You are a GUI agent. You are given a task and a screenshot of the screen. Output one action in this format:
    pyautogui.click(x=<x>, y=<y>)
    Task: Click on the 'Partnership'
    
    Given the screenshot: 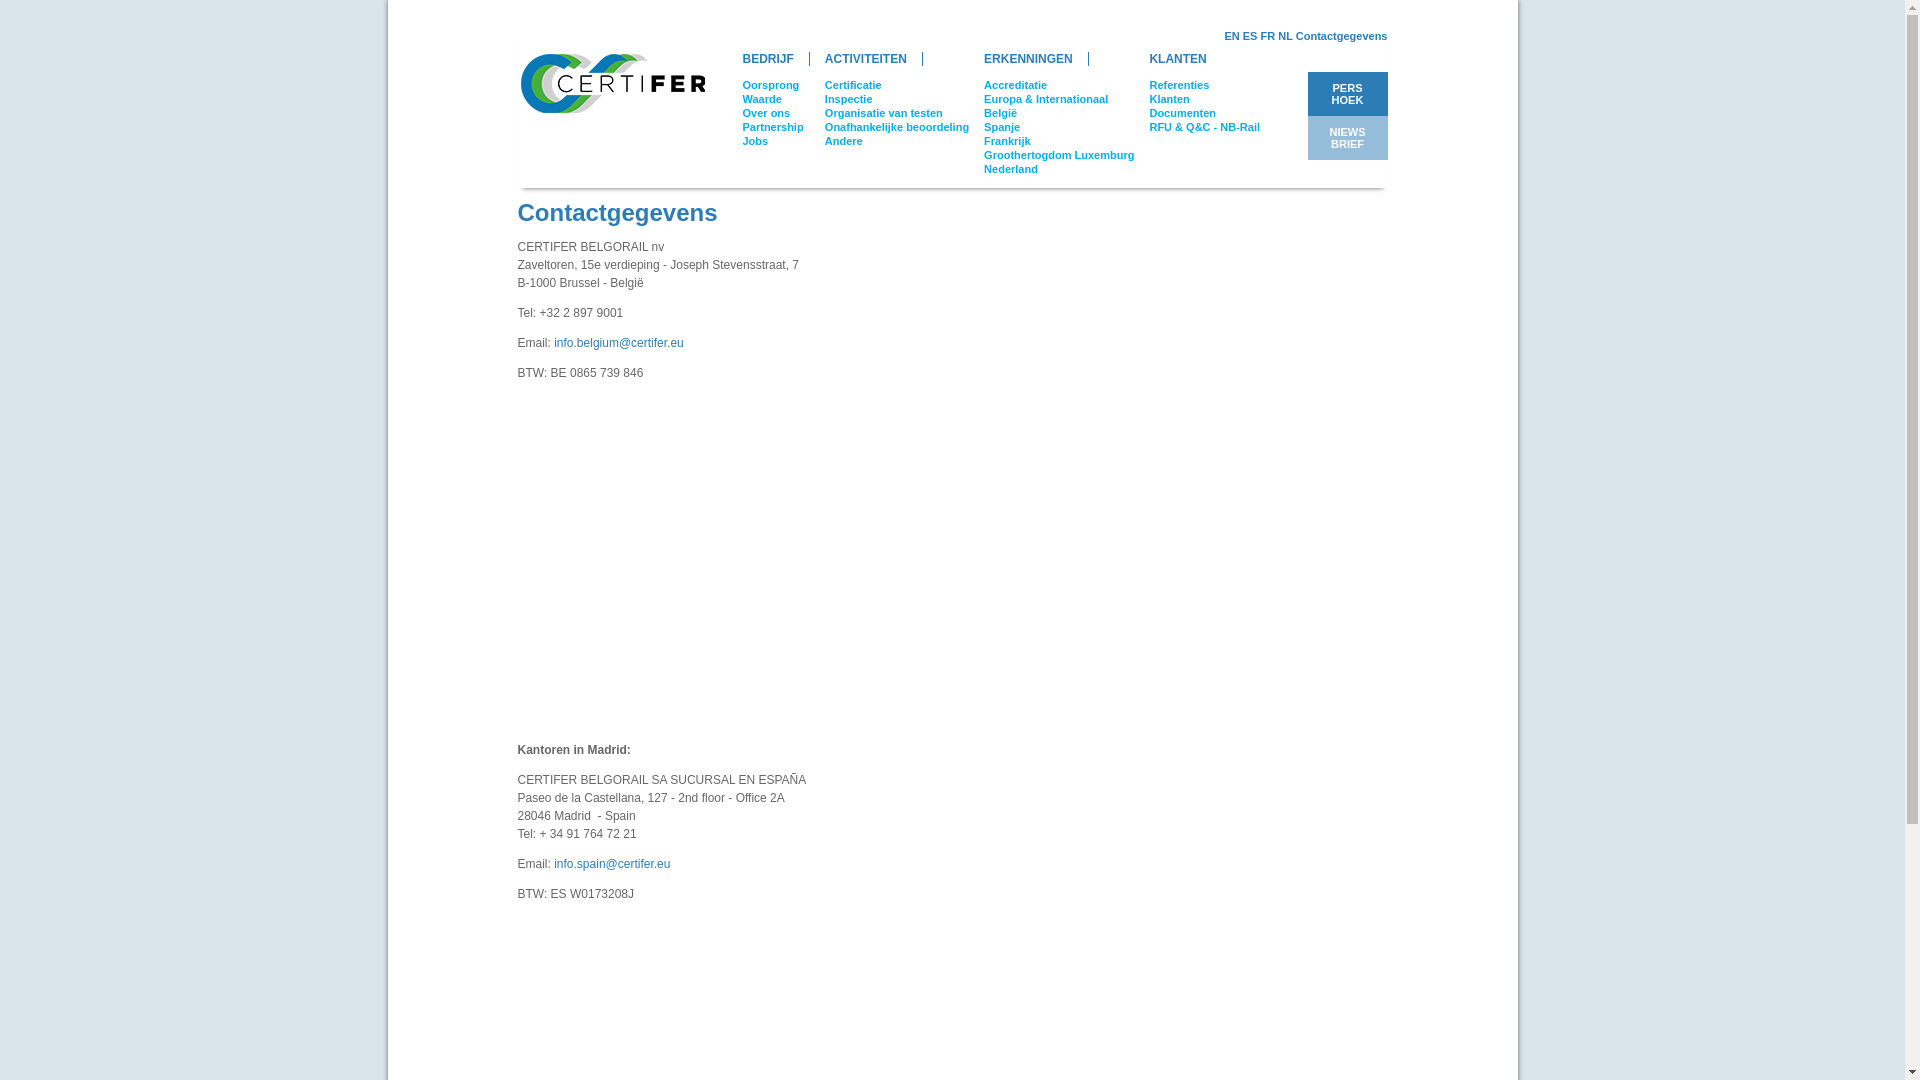 What is the action you would take?
    pyautogui.click(x=771, y=127)
    